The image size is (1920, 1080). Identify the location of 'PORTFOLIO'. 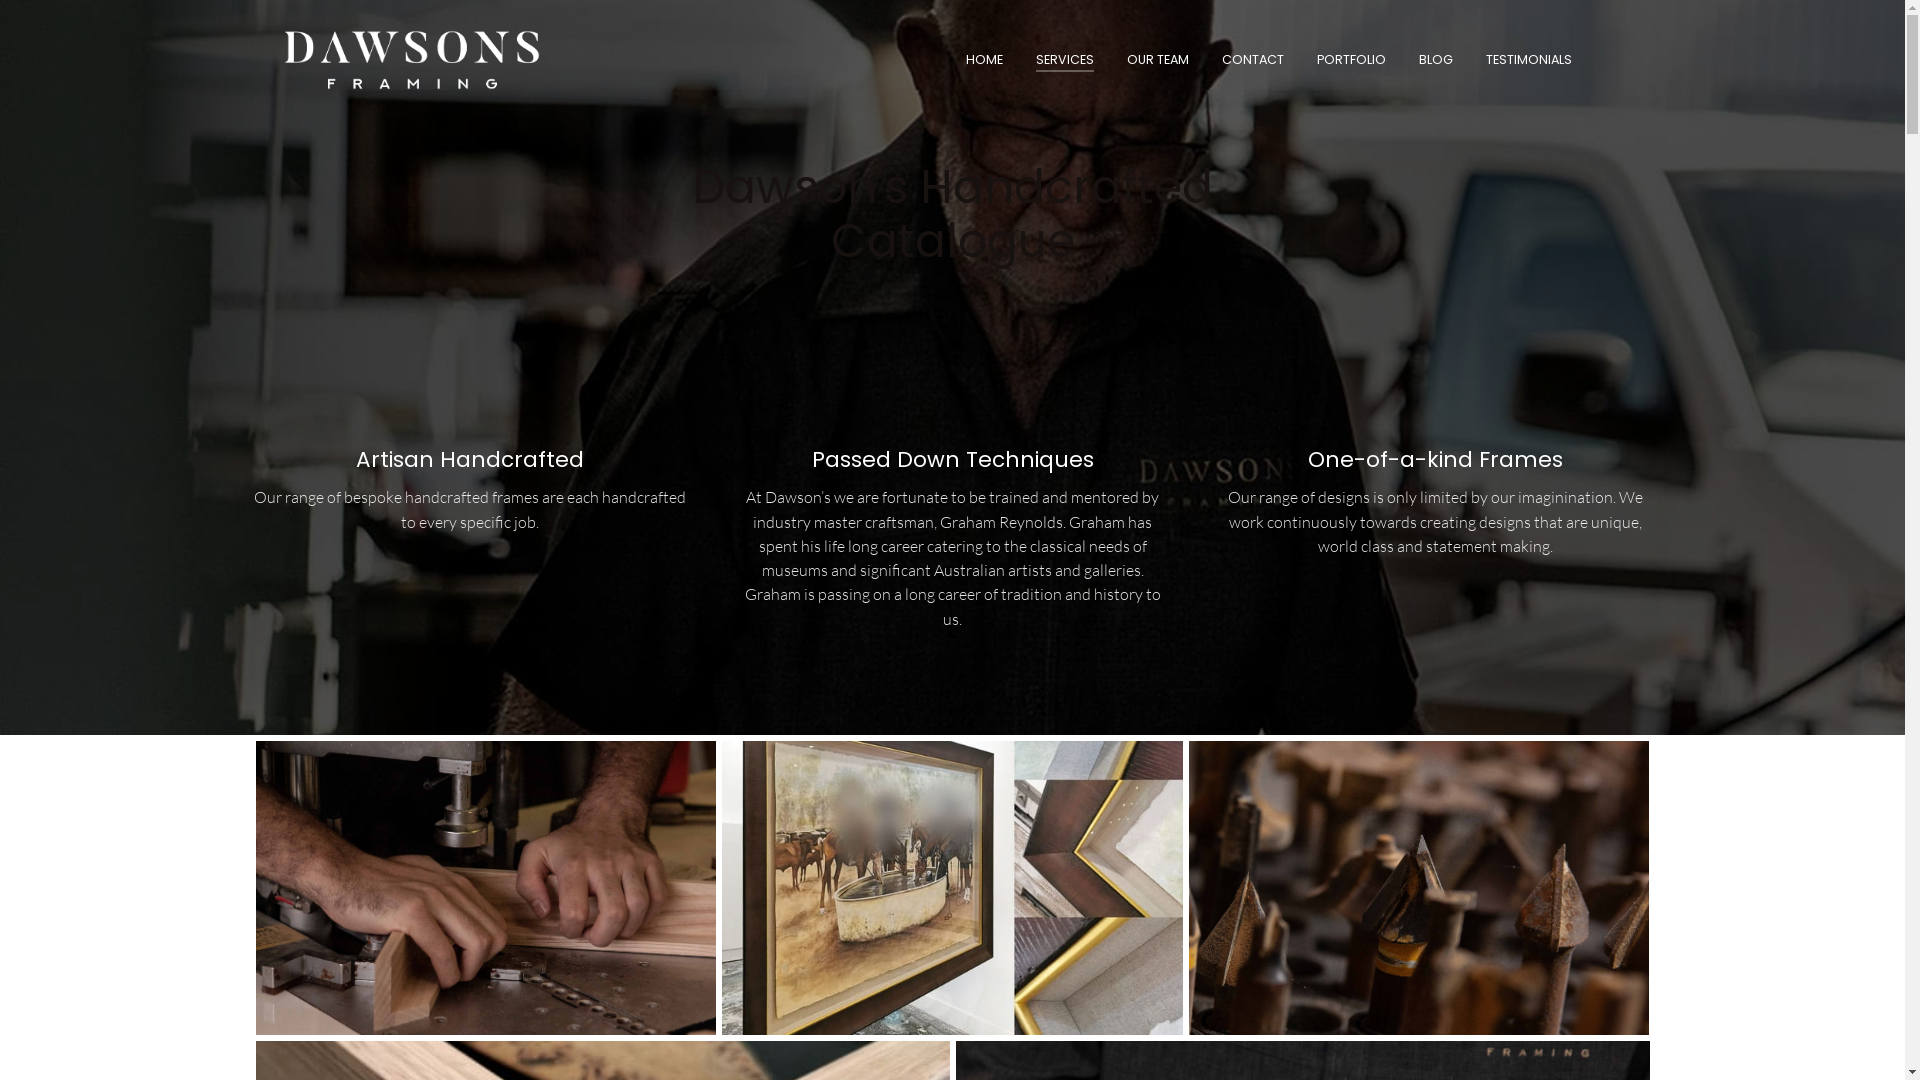
(1344, 59).